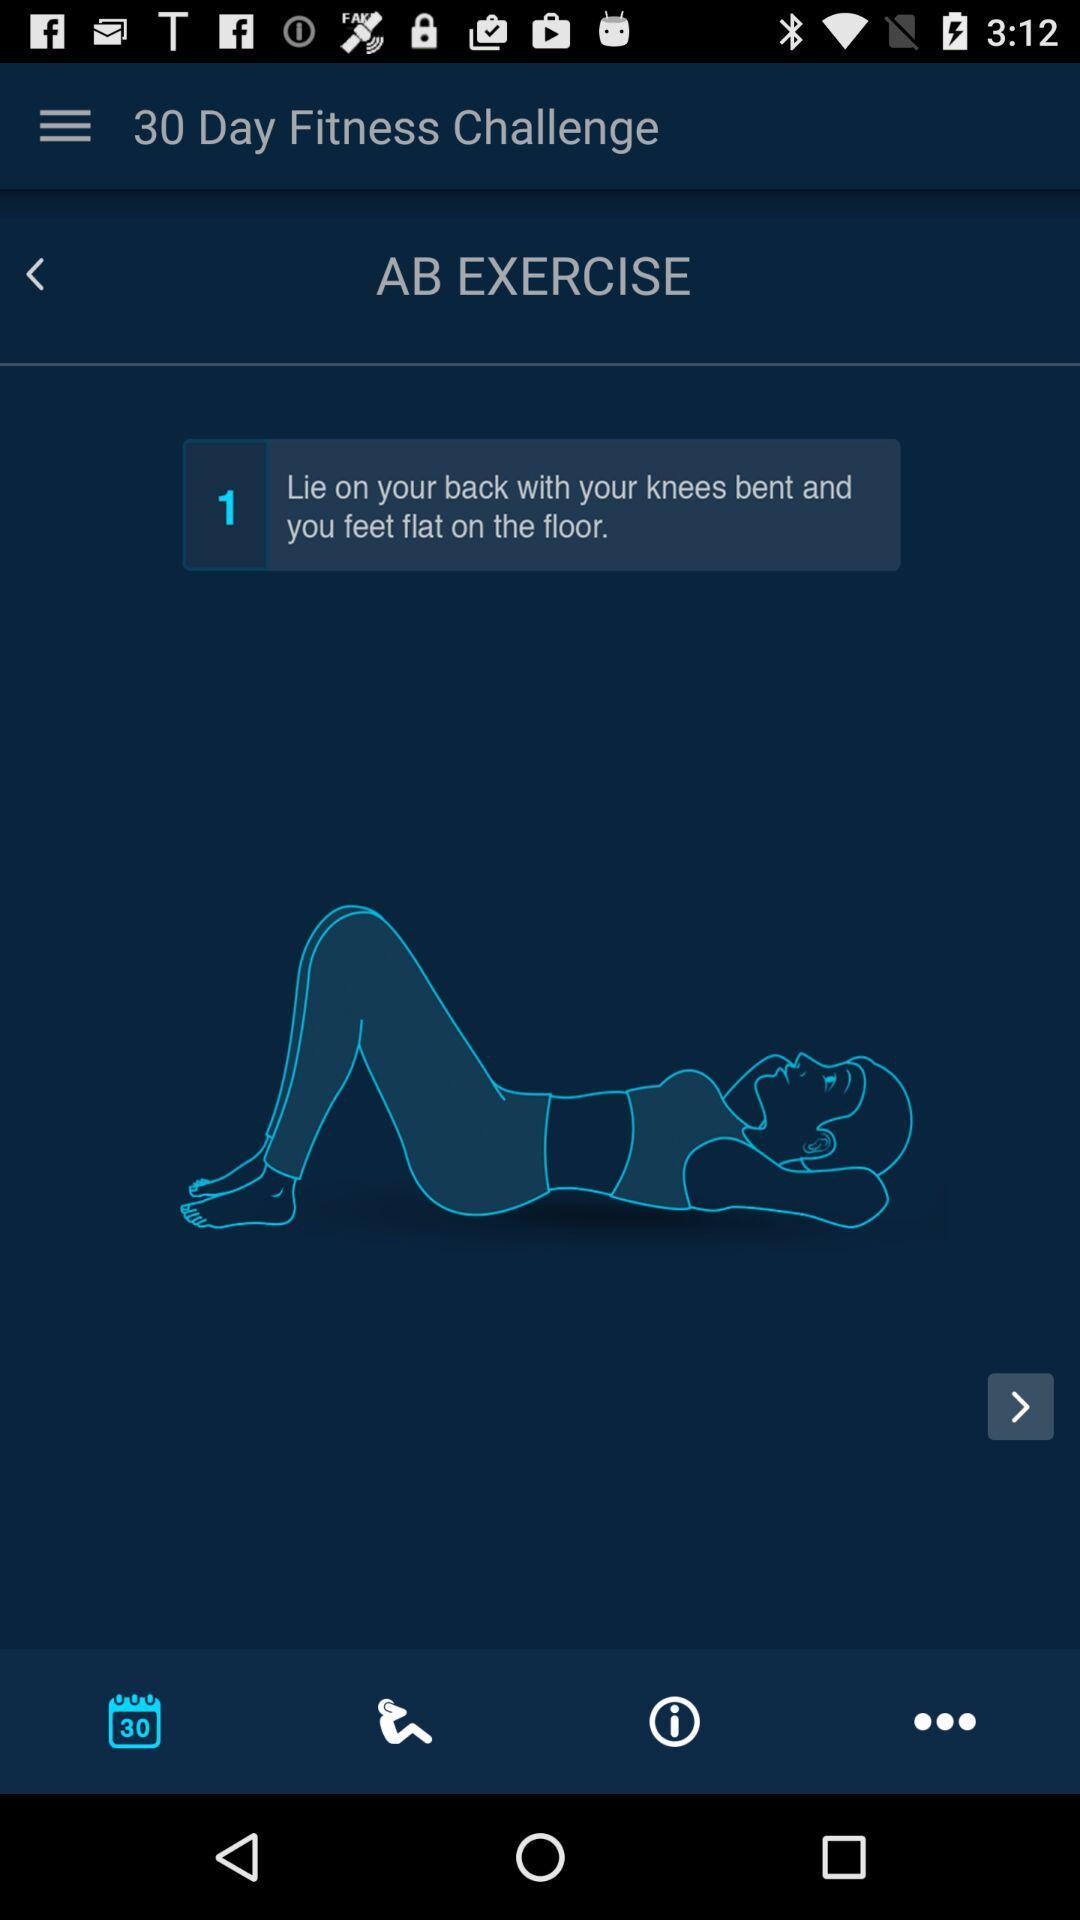  Describe the element at coordinates (1020, 1405) in the screenshot. I see `go forward` at that location.